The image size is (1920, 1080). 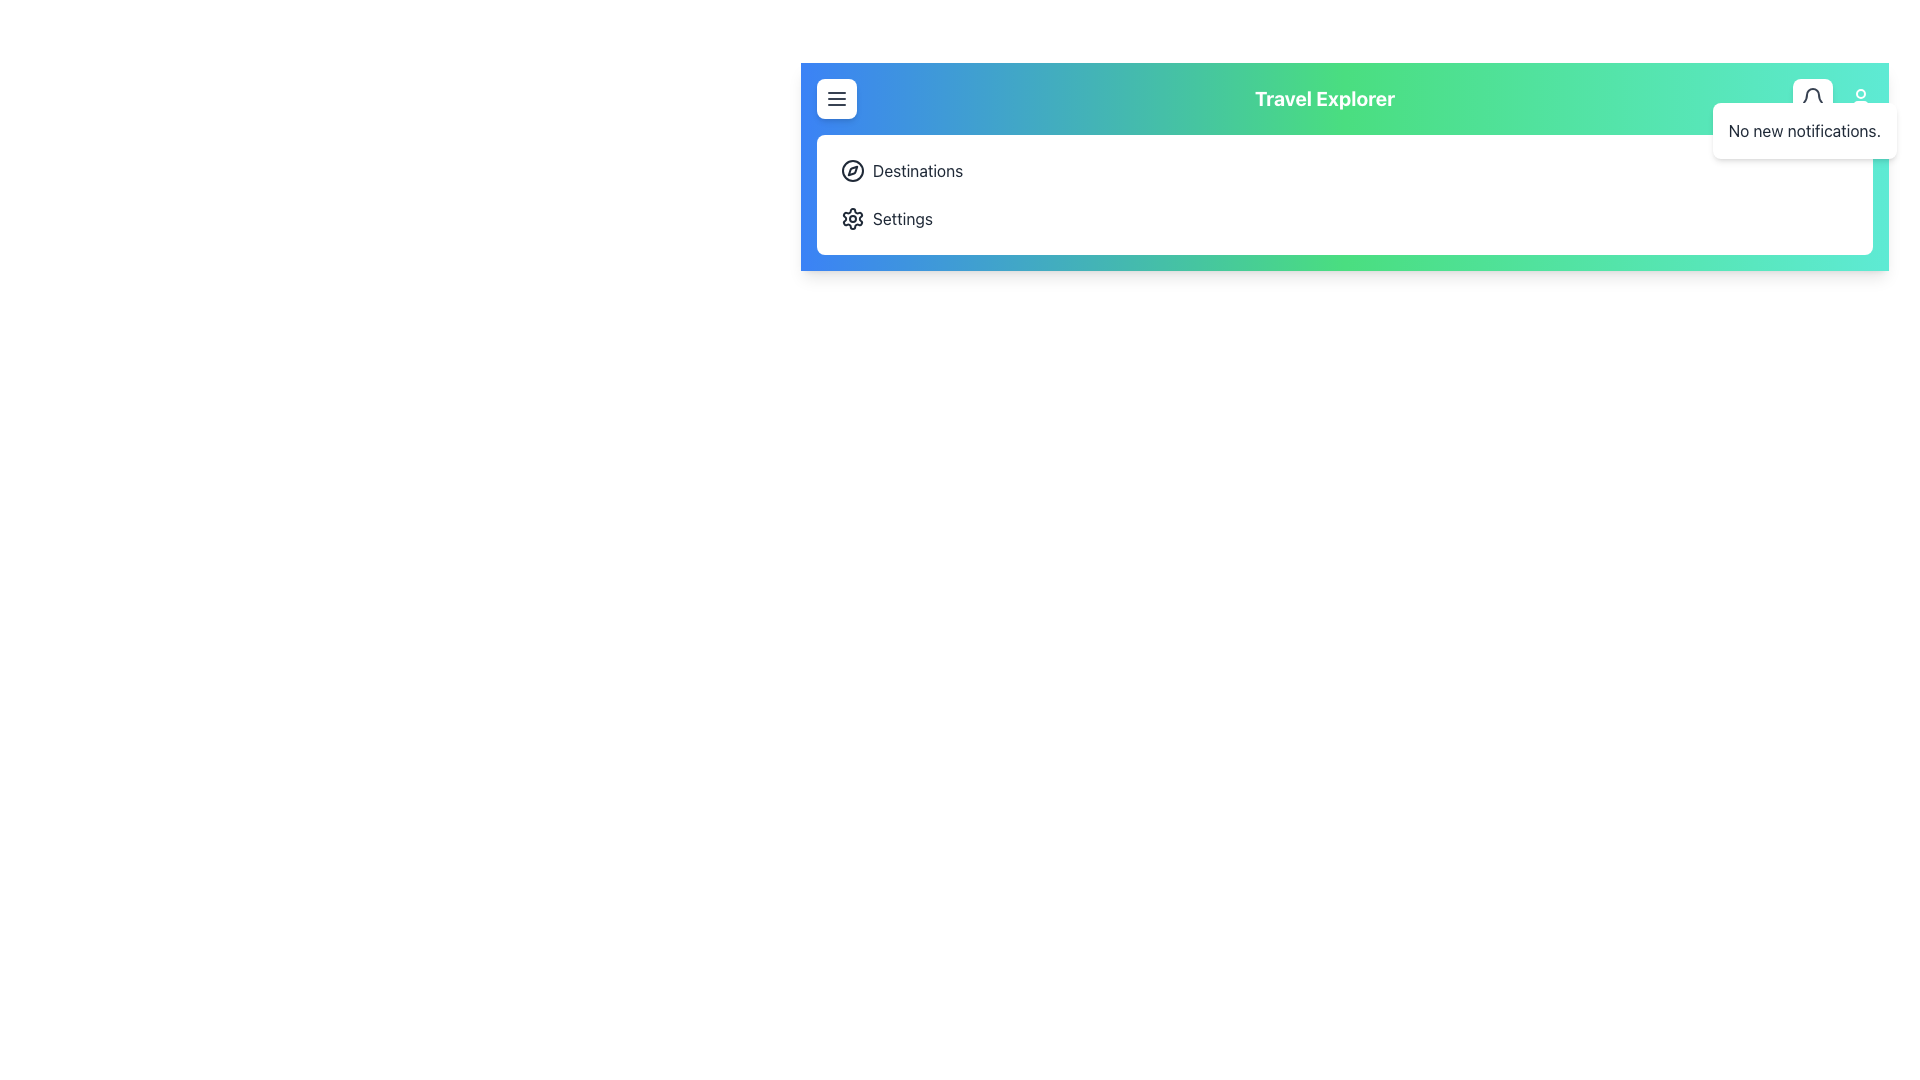 What do you see at coordinates (1860, 99) in the screenshot?
I see `the user profile icon located in the top navigation bar, which is the second icon to the right of the bell notification icon` at bounding box center [1860, 99].